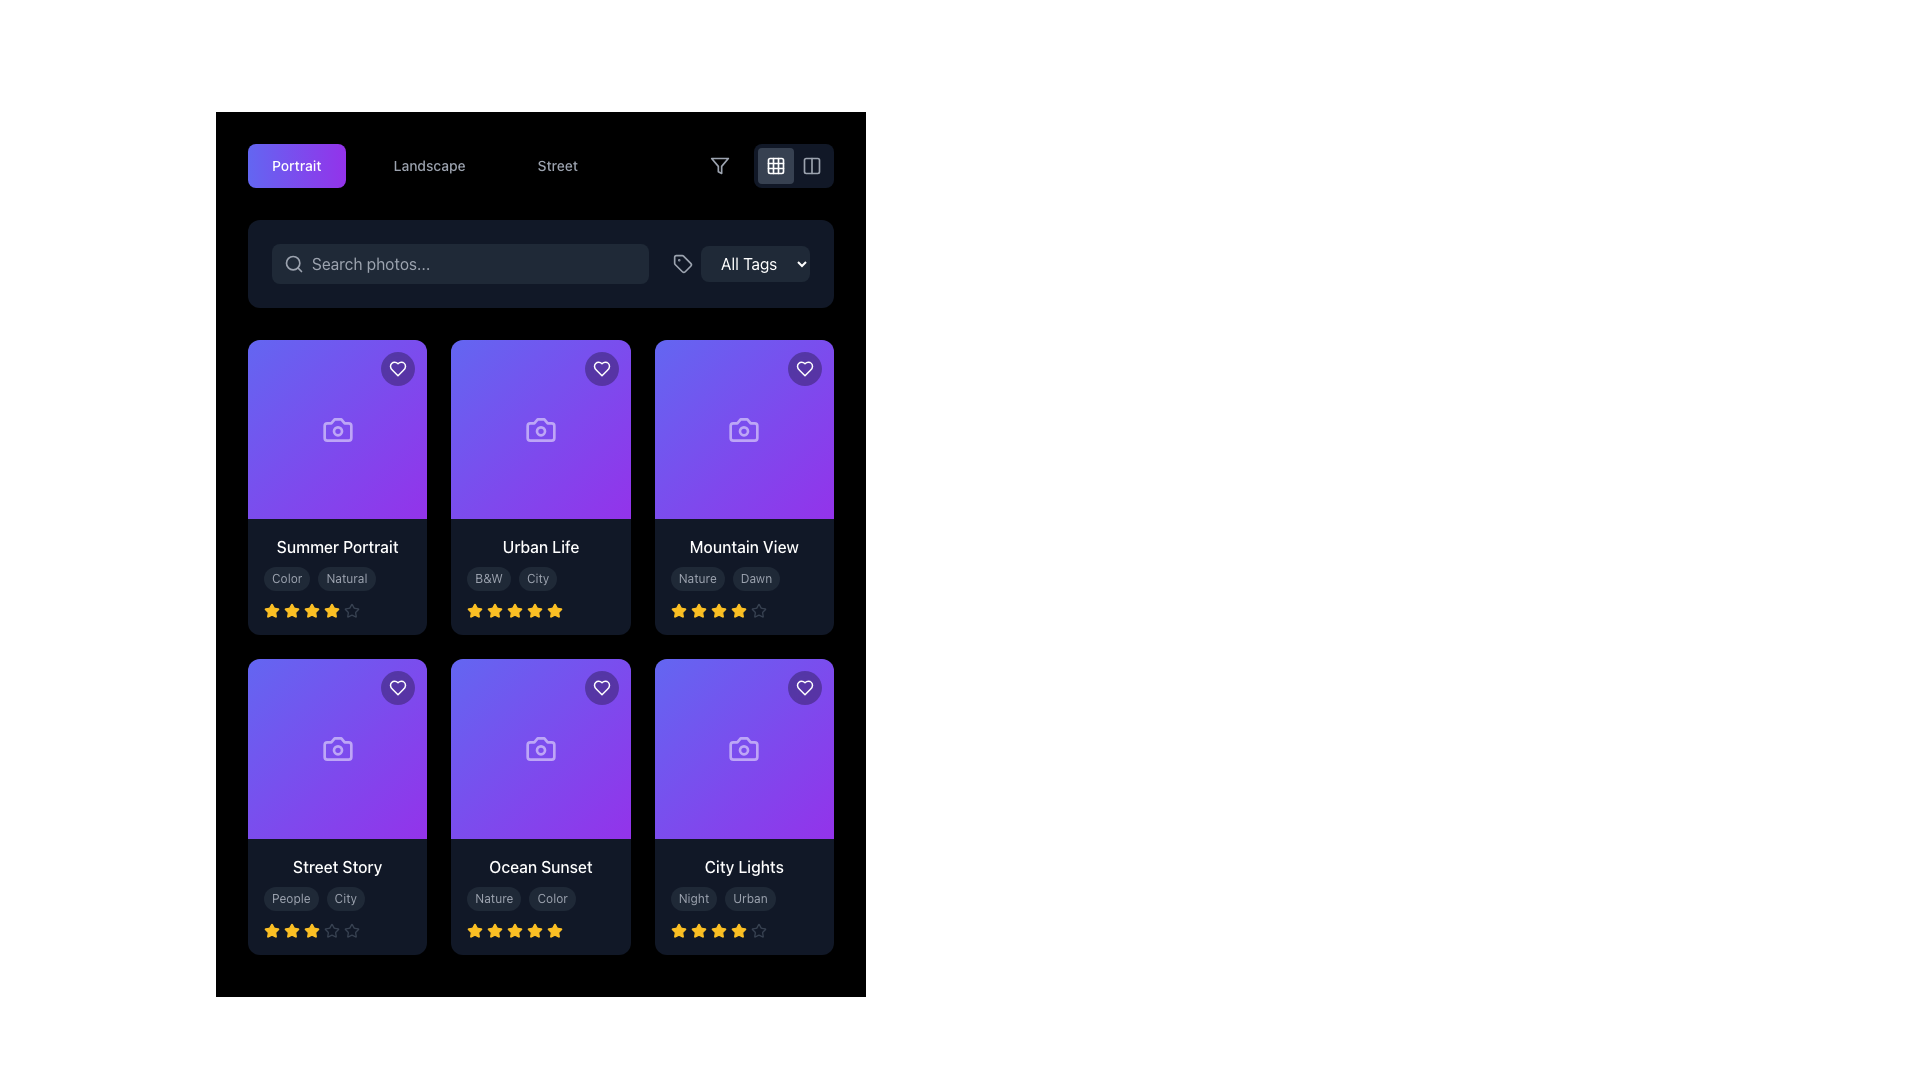  What do you see at coordinates (754, 262) in the screenshot?
I see `the dropdown button located in the top navigation area, to the right of the search bar, for keyboard navigation` at bounding box center [754, 262].